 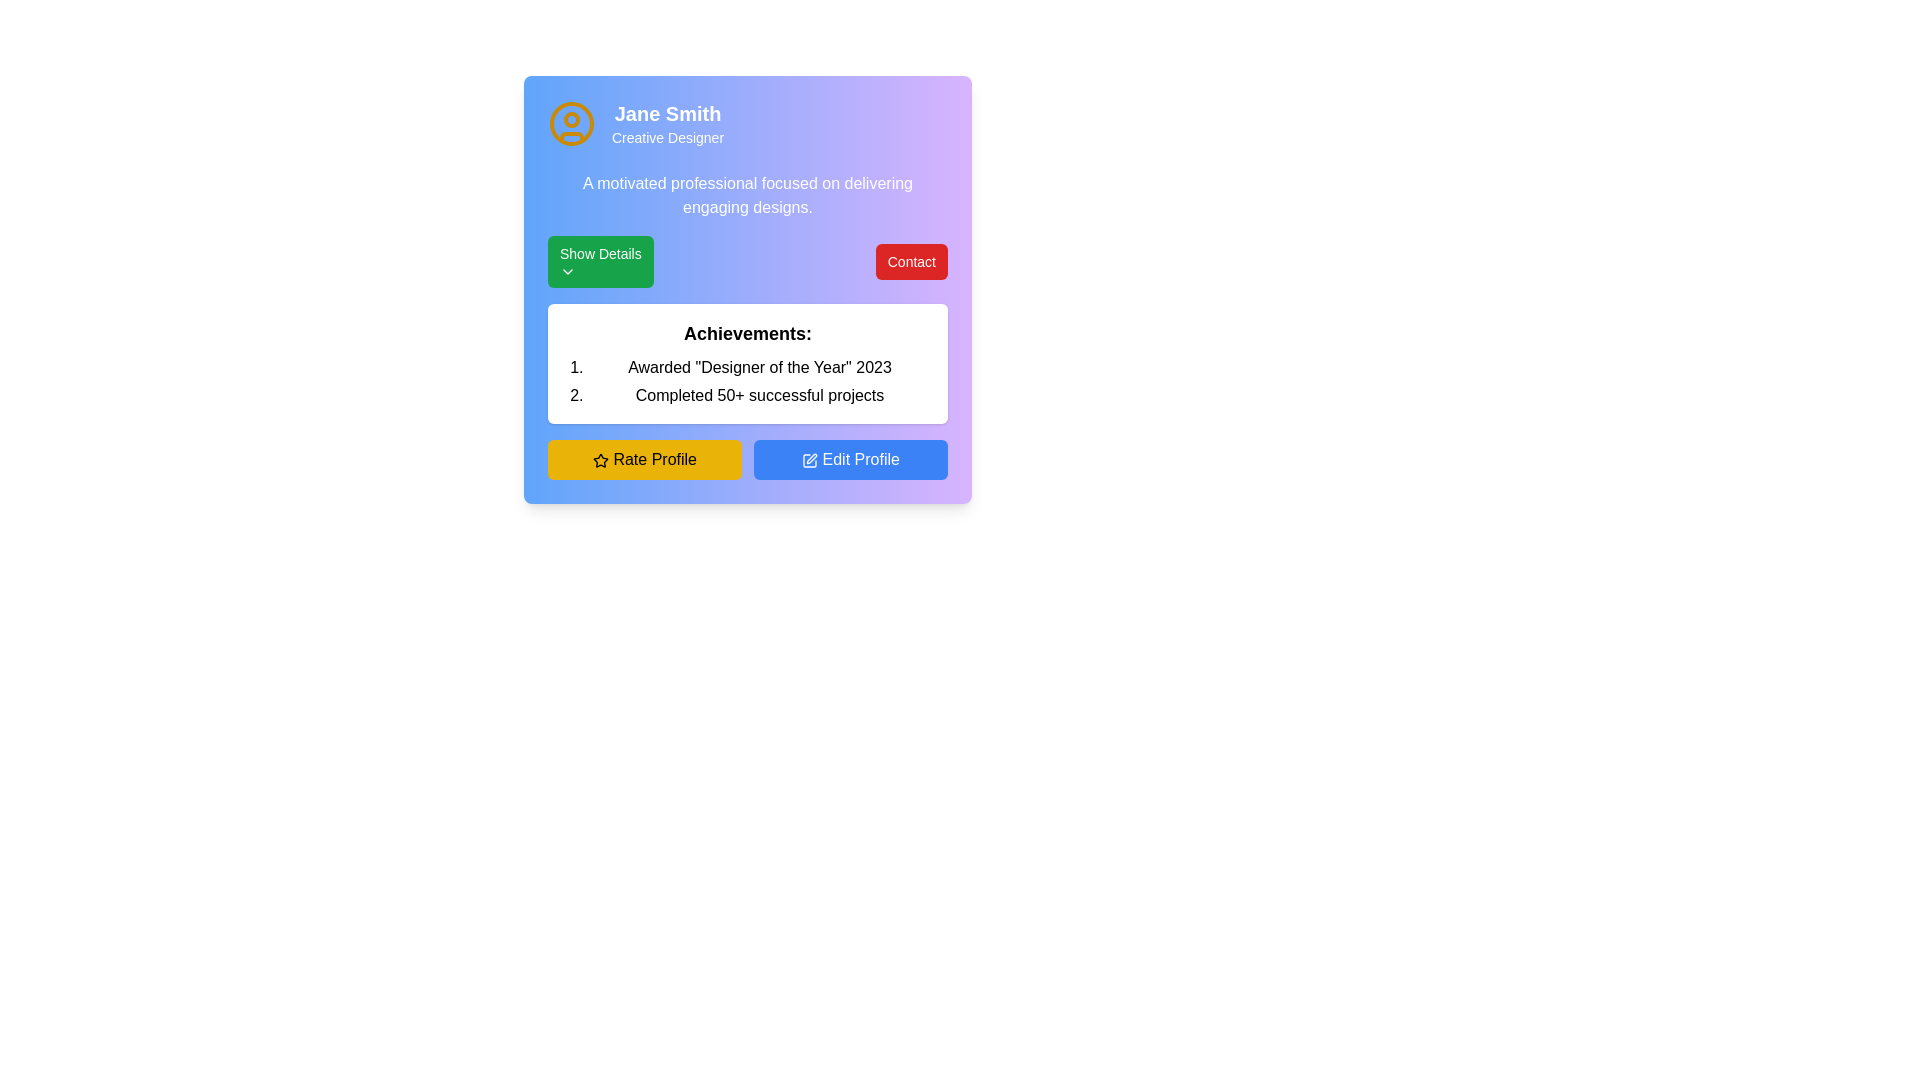 I want to click on the 'Rate Profile' button, which is a rectangular button with a yellow background and black text, located at the bottom-left of a horizontal layout containing two buttons, so click(x=644, y=459).